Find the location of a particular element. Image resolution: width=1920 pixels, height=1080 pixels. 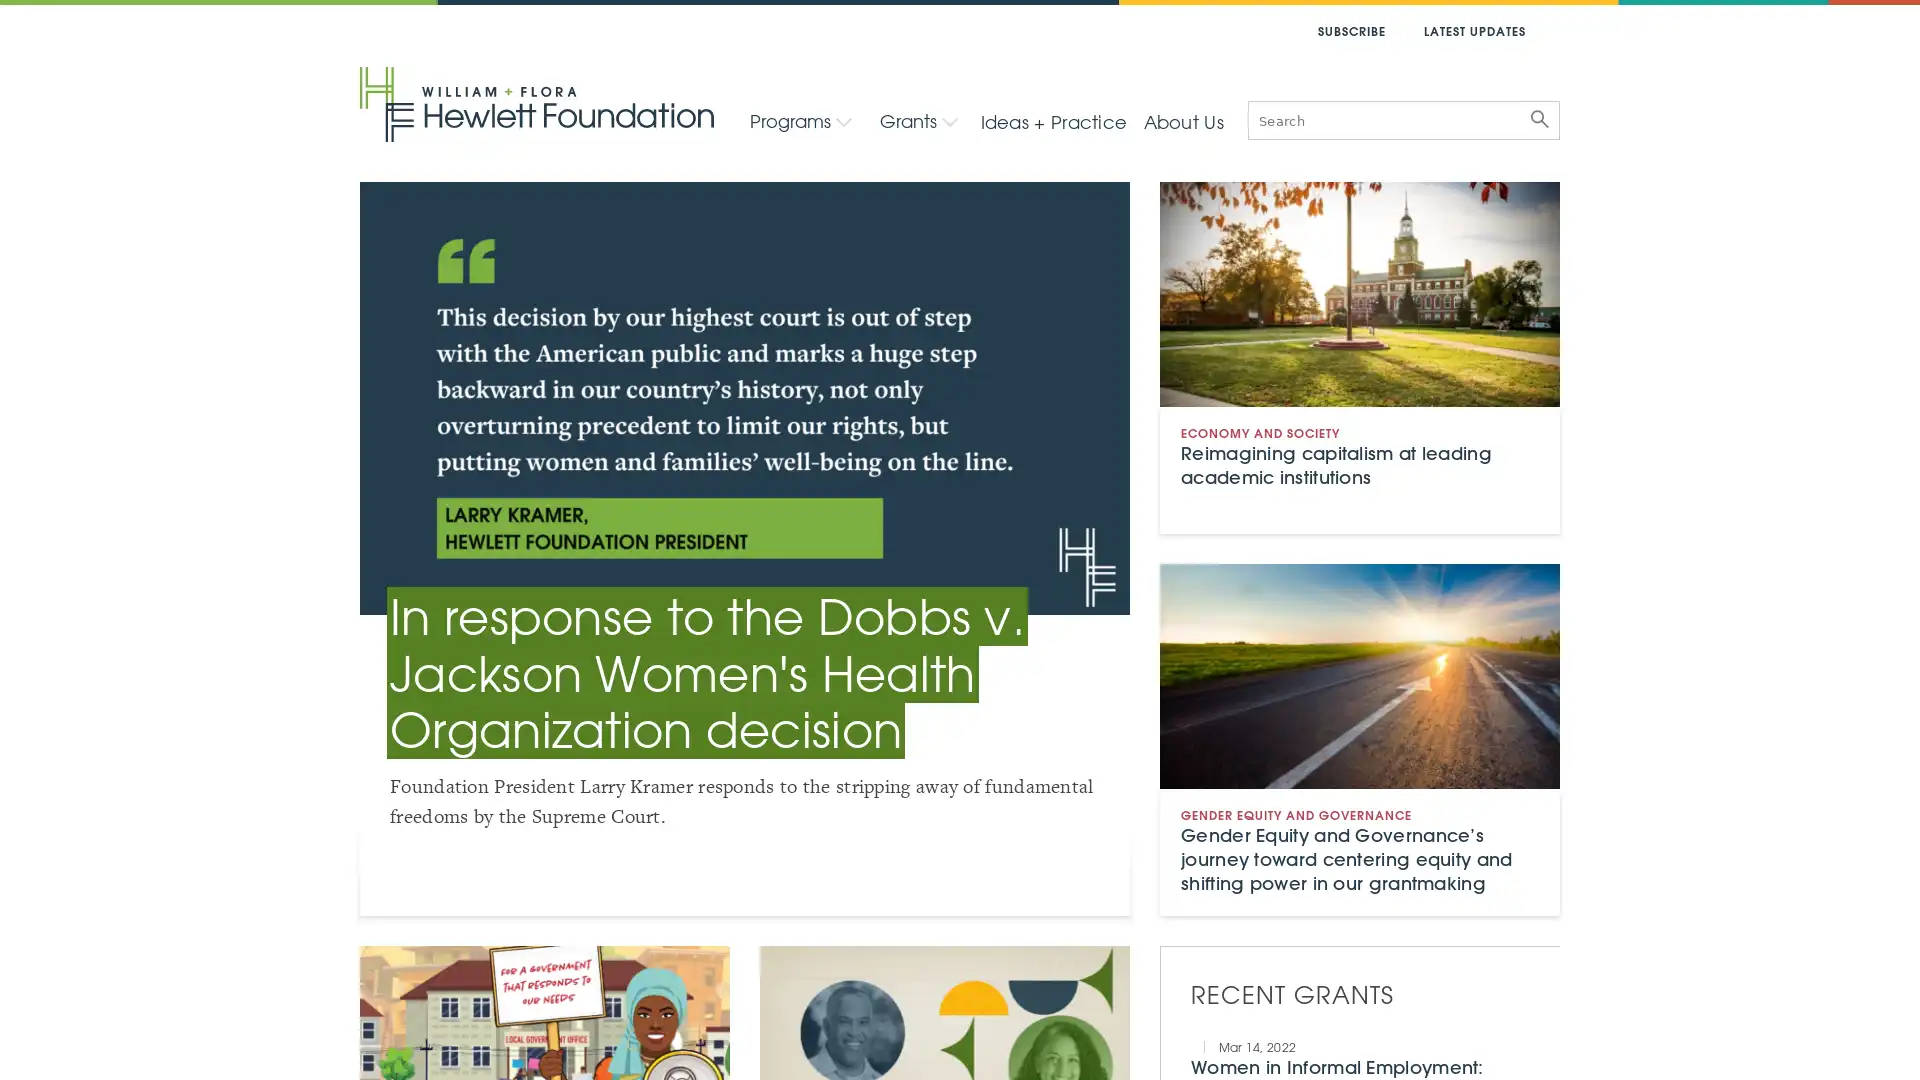

Programs is located at coordinates (801, 120).